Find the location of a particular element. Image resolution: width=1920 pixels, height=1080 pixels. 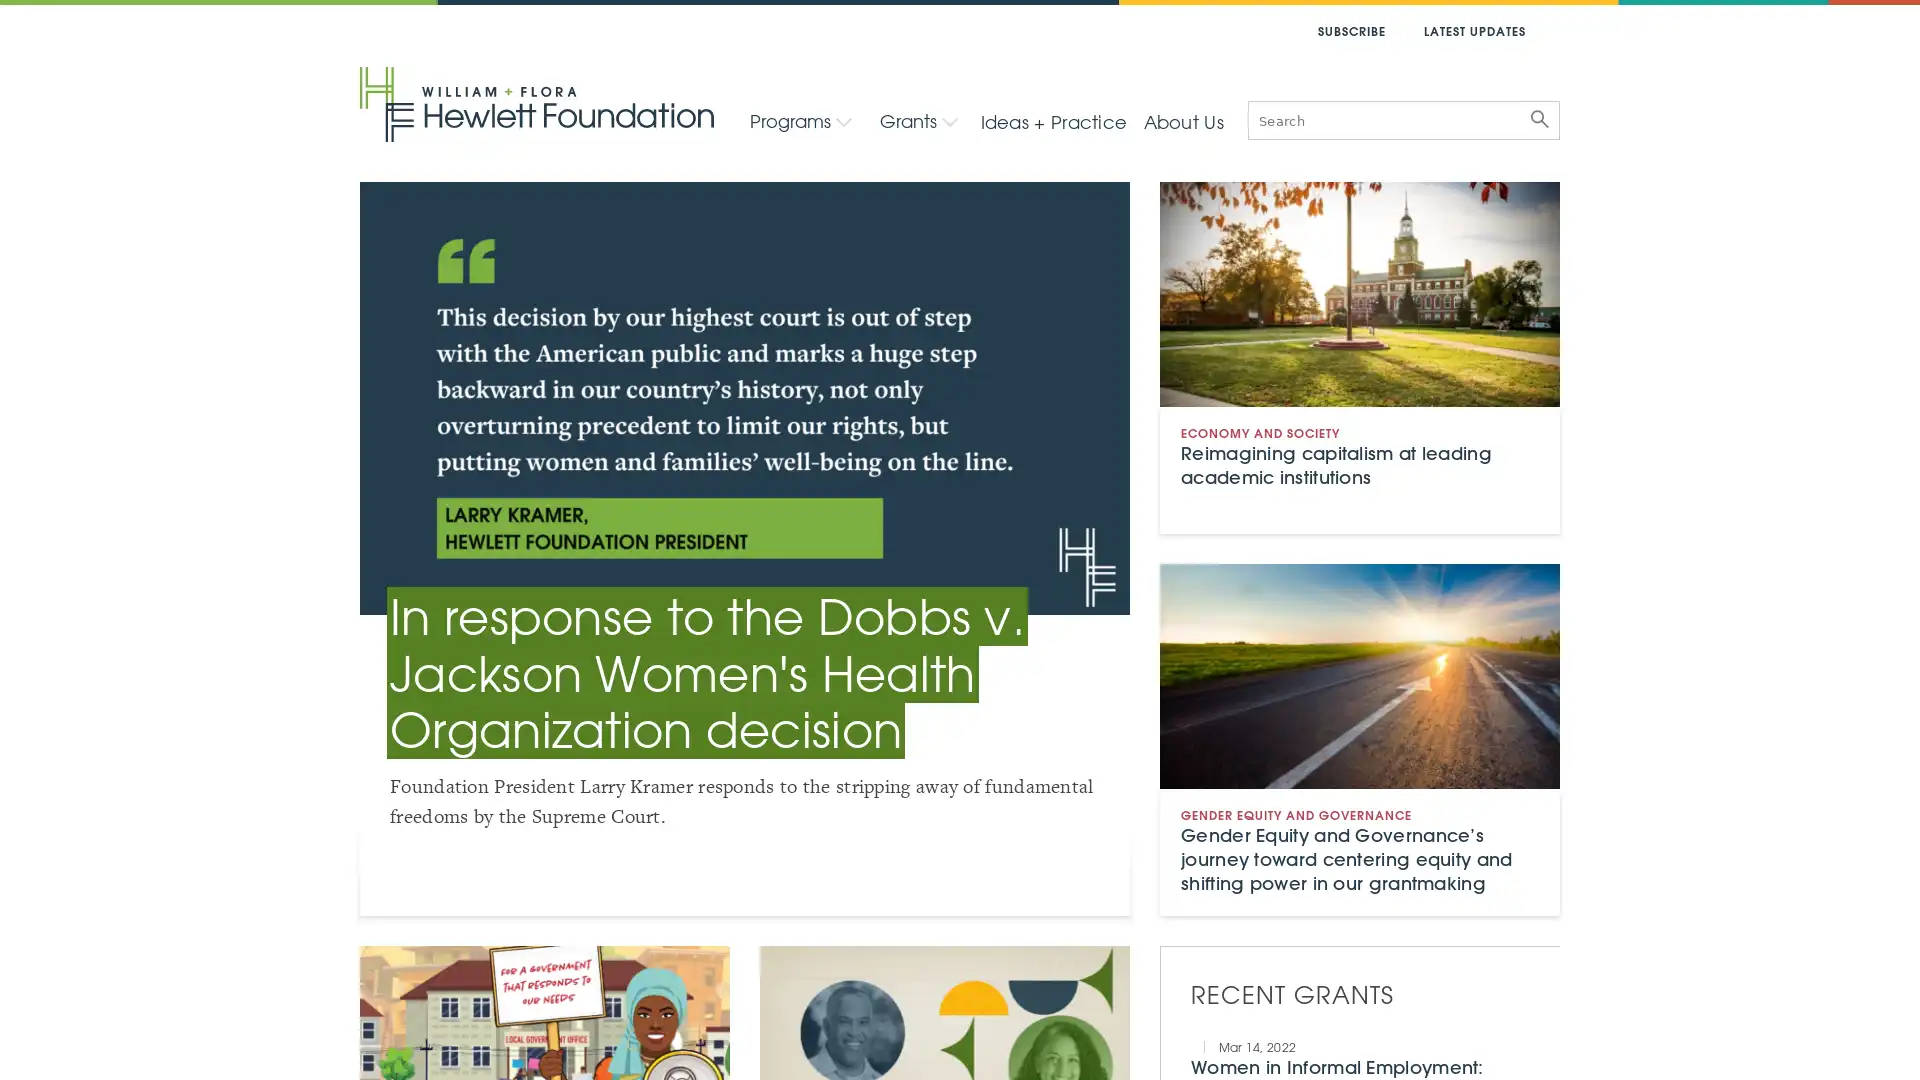

Programs is located at coordinates (801, 120).